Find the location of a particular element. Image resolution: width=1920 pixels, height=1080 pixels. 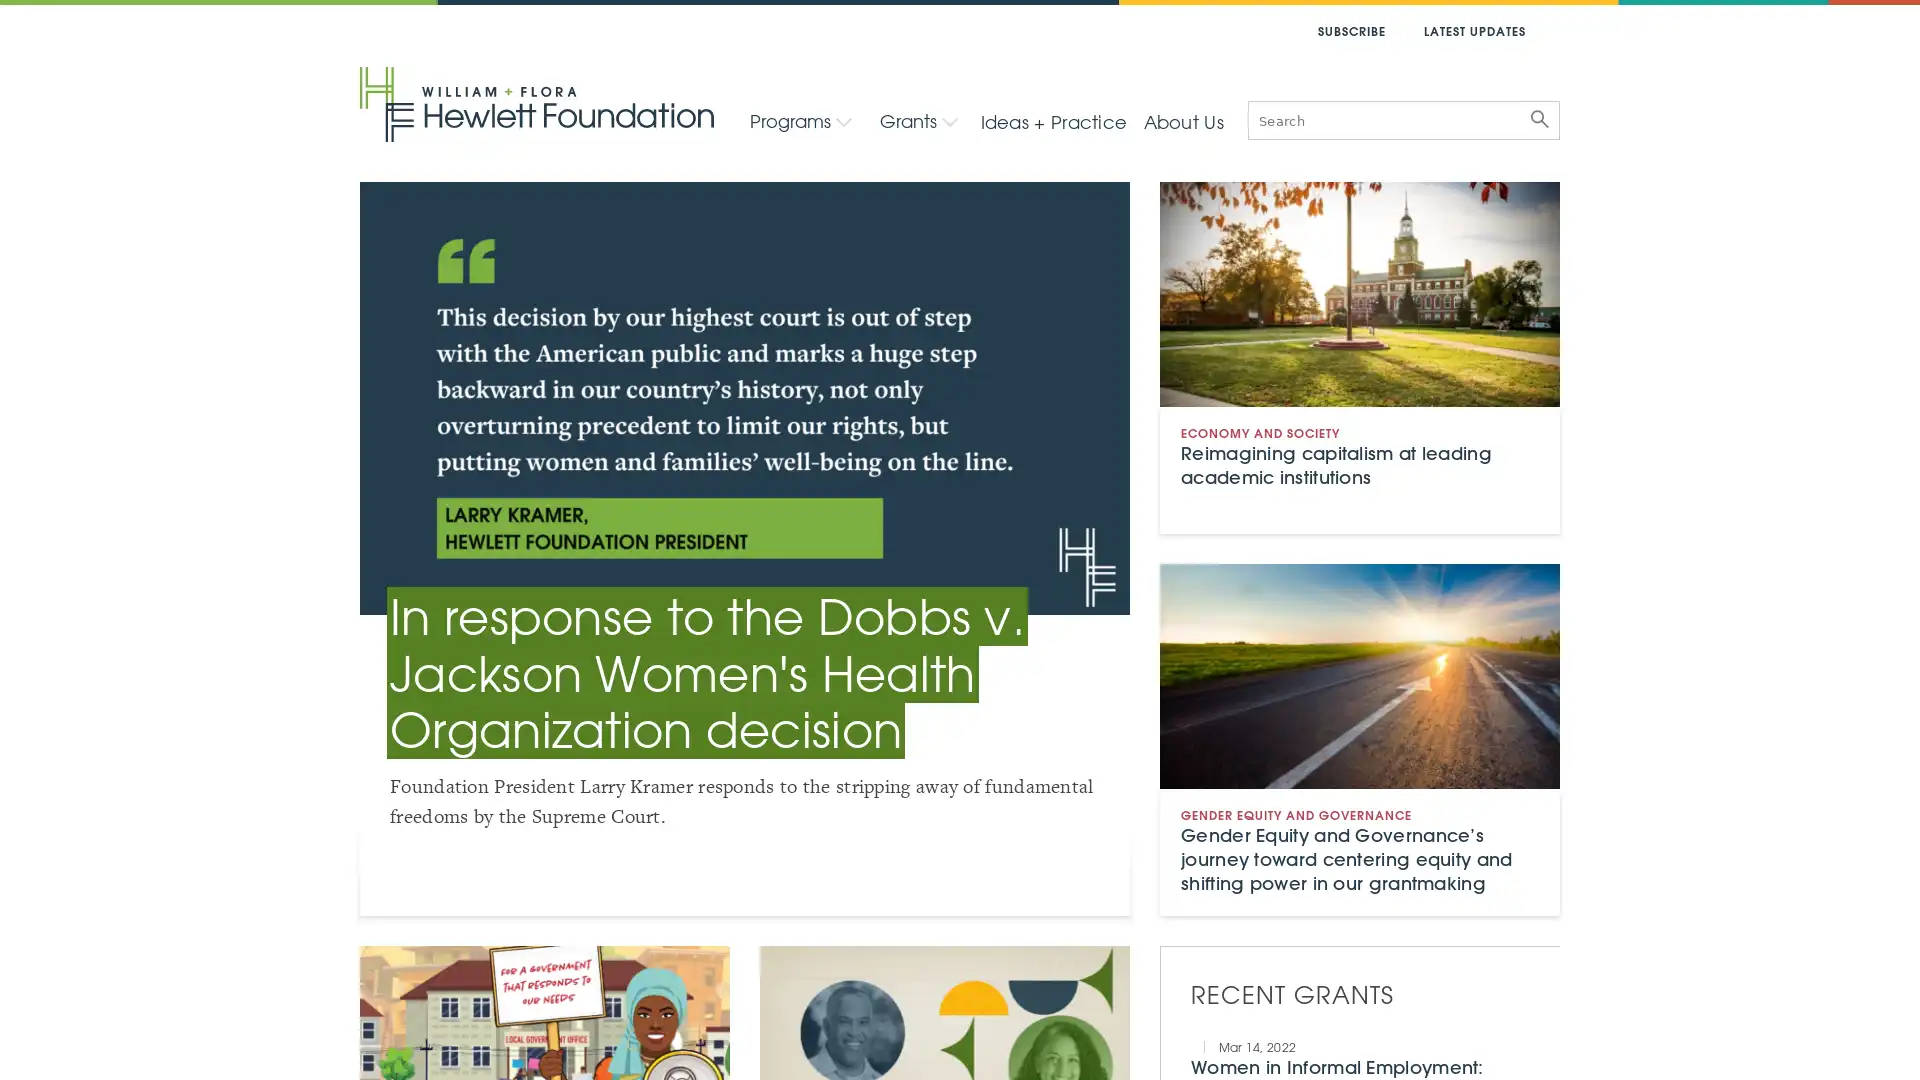

Programs is located at coordinates (801, 120).